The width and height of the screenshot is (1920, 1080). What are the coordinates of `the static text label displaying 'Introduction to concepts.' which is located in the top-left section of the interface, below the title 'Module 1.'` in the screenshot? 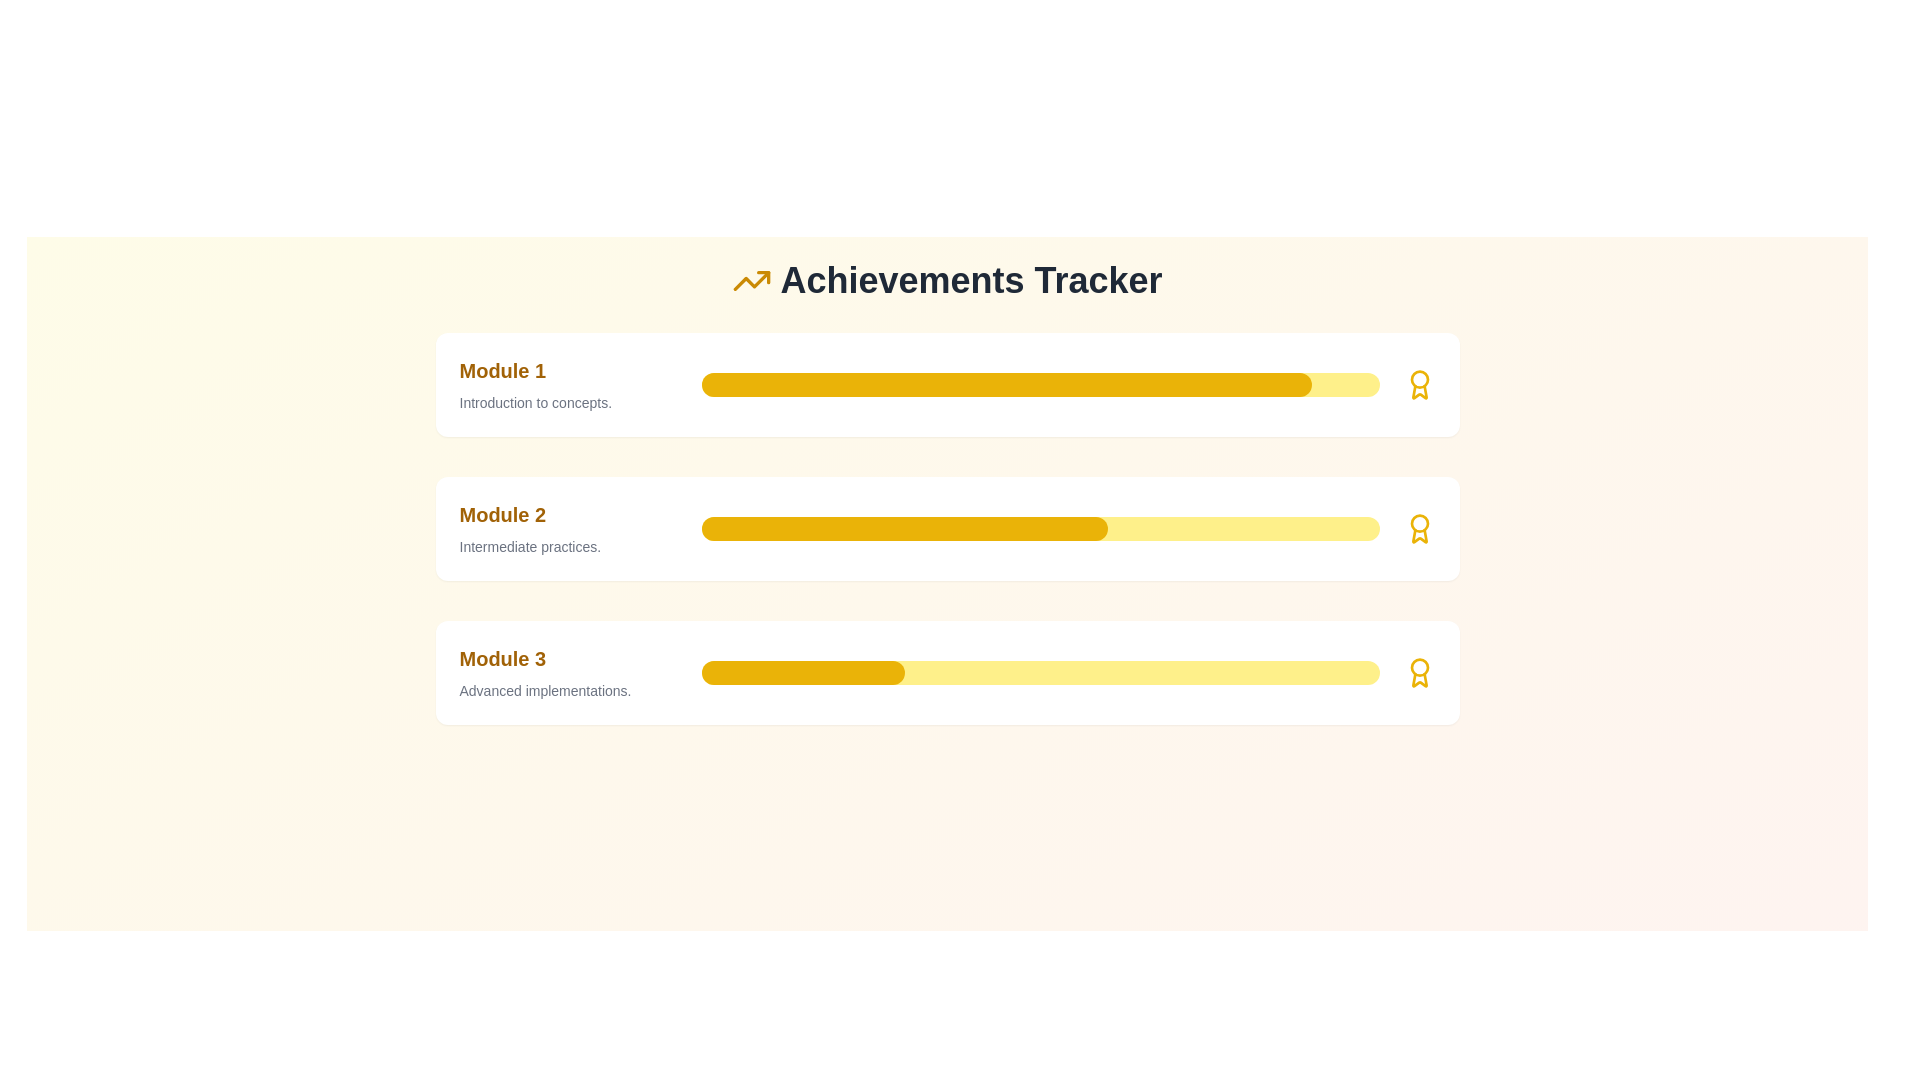 It's located at (571, 402).